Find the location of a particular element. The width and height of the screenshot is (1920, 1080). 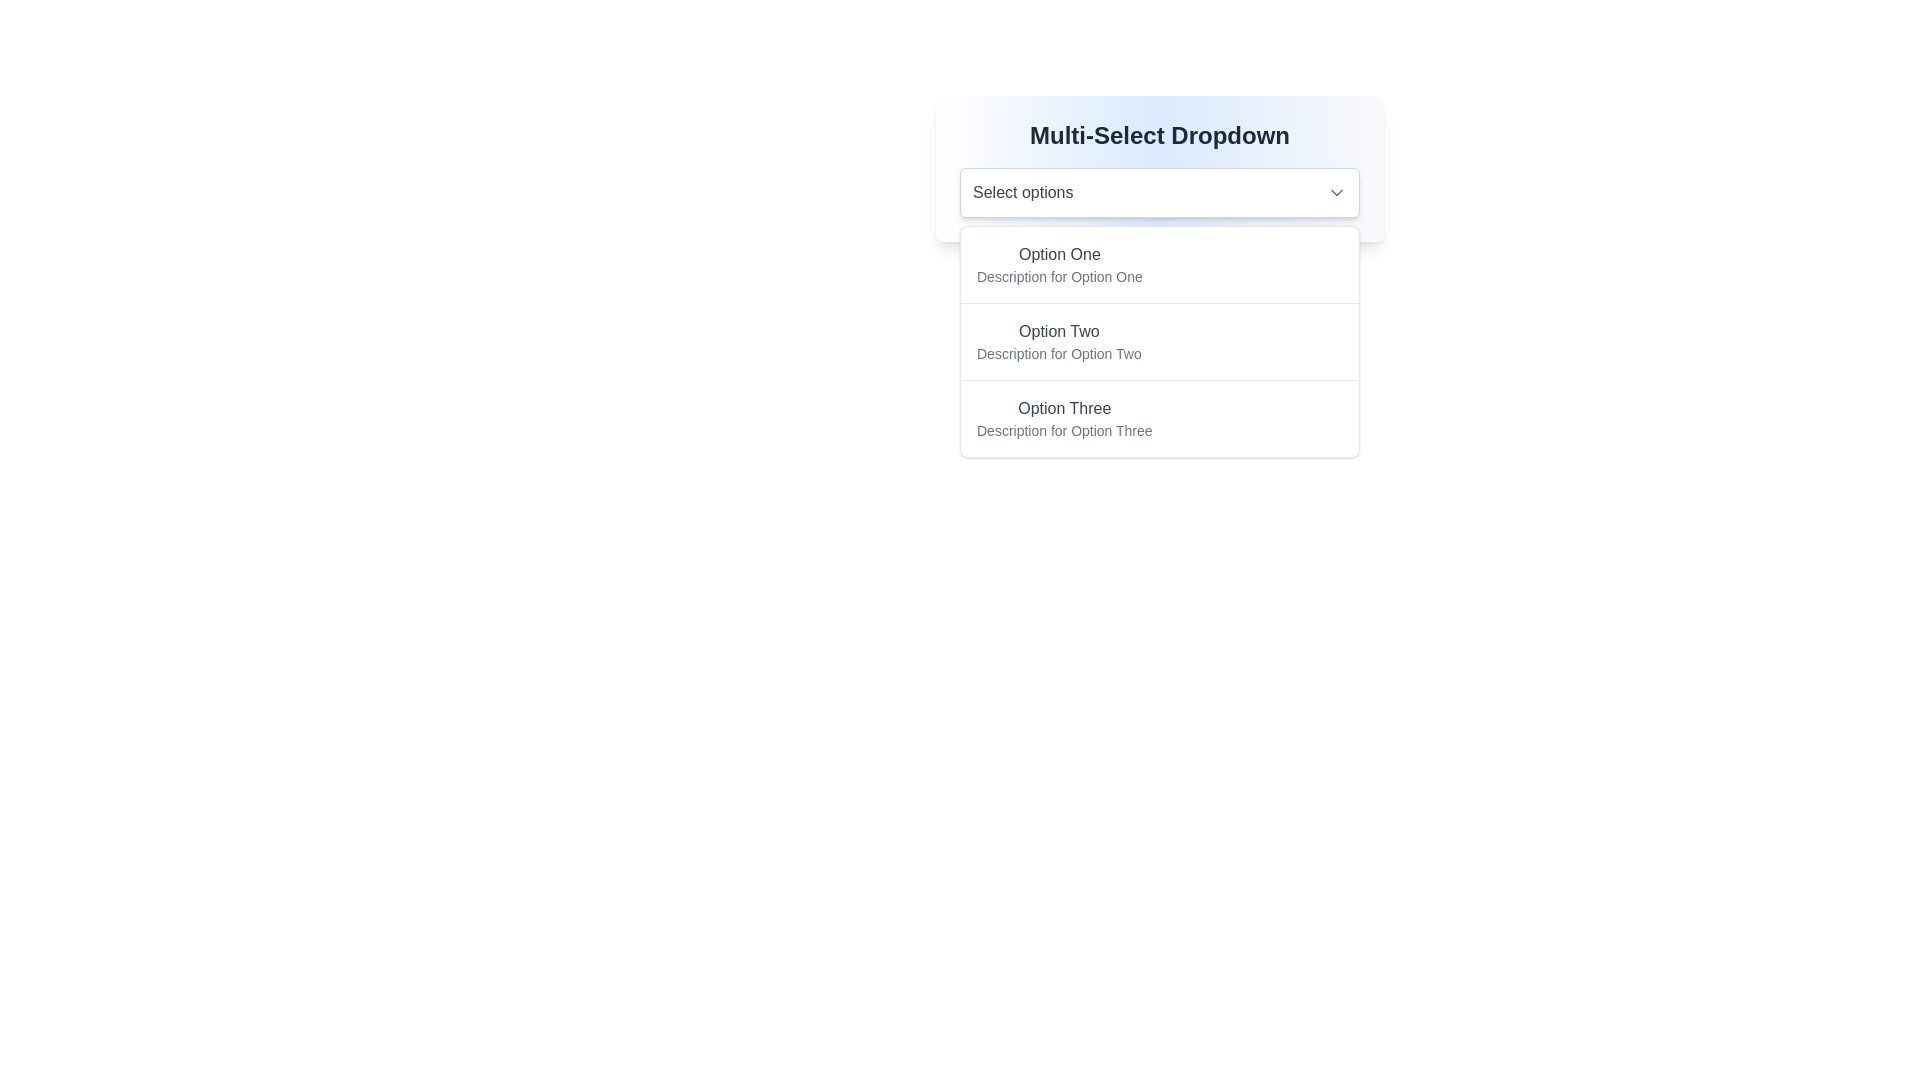

the small, dark chevron-down icon located at the far-right end of the 'Select options' dropdown header is located at coordinates (1337, 192).